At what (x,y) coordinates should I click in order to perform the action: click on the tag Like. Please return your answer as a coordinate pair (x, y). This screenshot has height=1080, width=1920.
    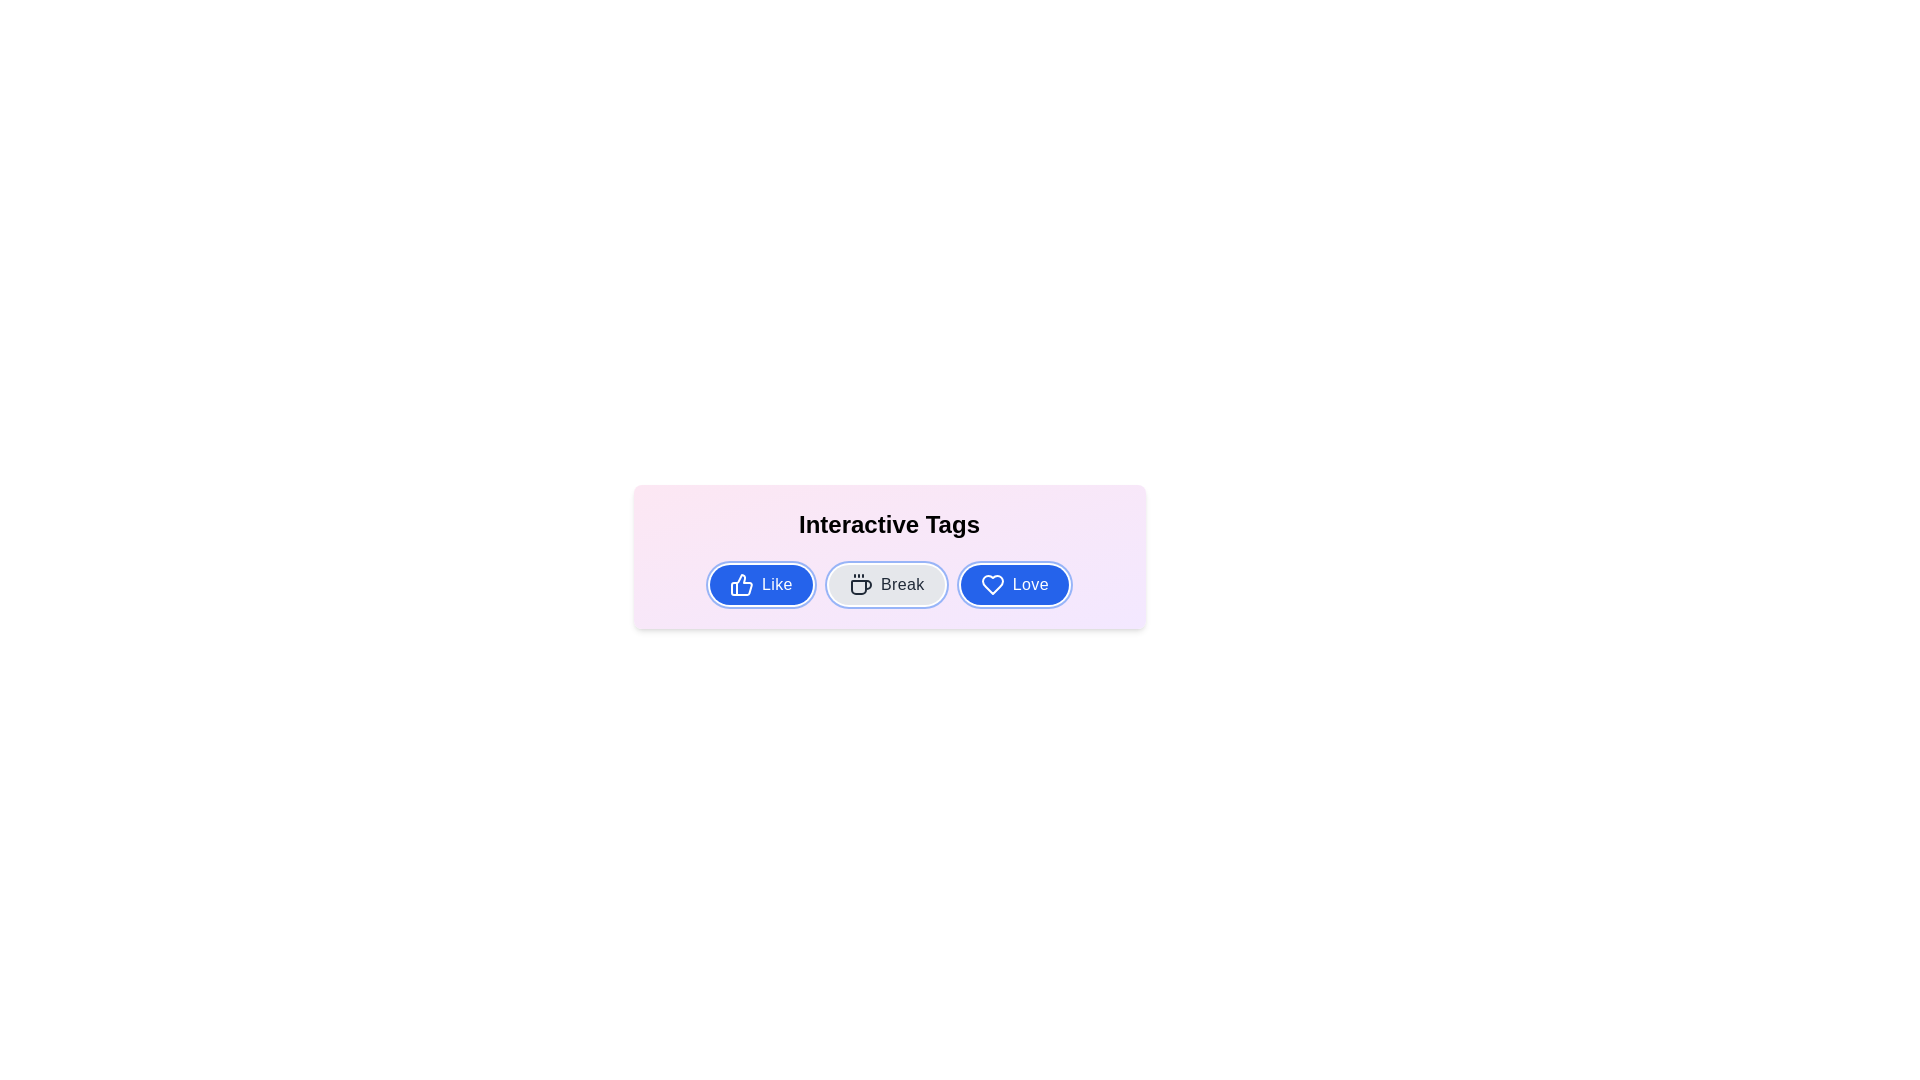
    Looking at the image, I should click on (760, 585).